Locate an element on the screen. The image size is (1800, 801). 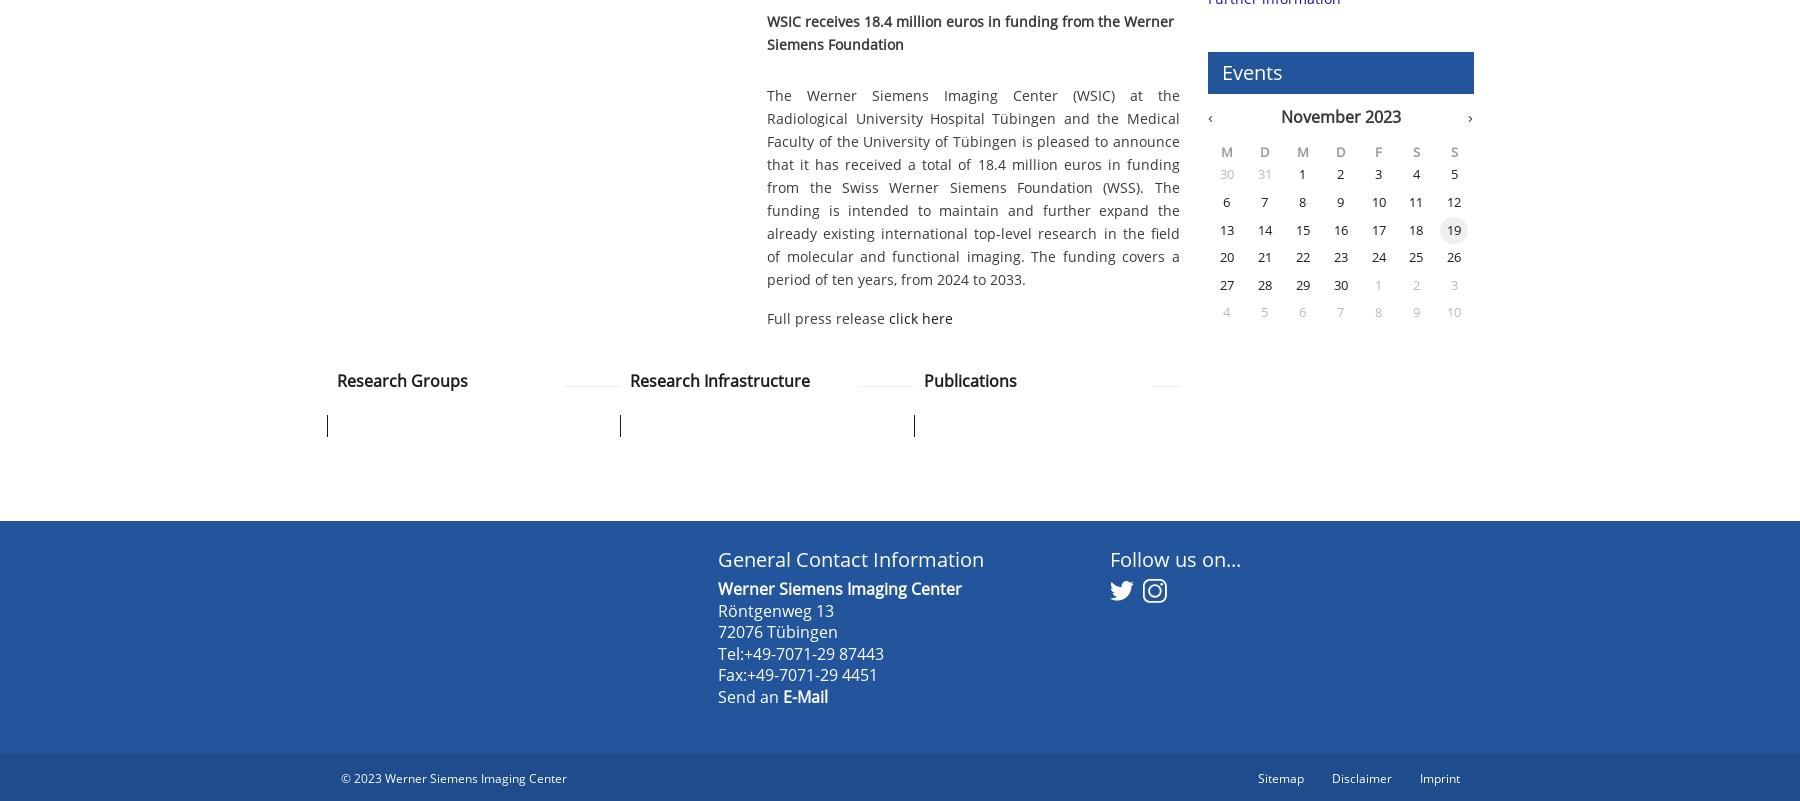
'Röntgenweg 13' is located at coordinates (717, 609).